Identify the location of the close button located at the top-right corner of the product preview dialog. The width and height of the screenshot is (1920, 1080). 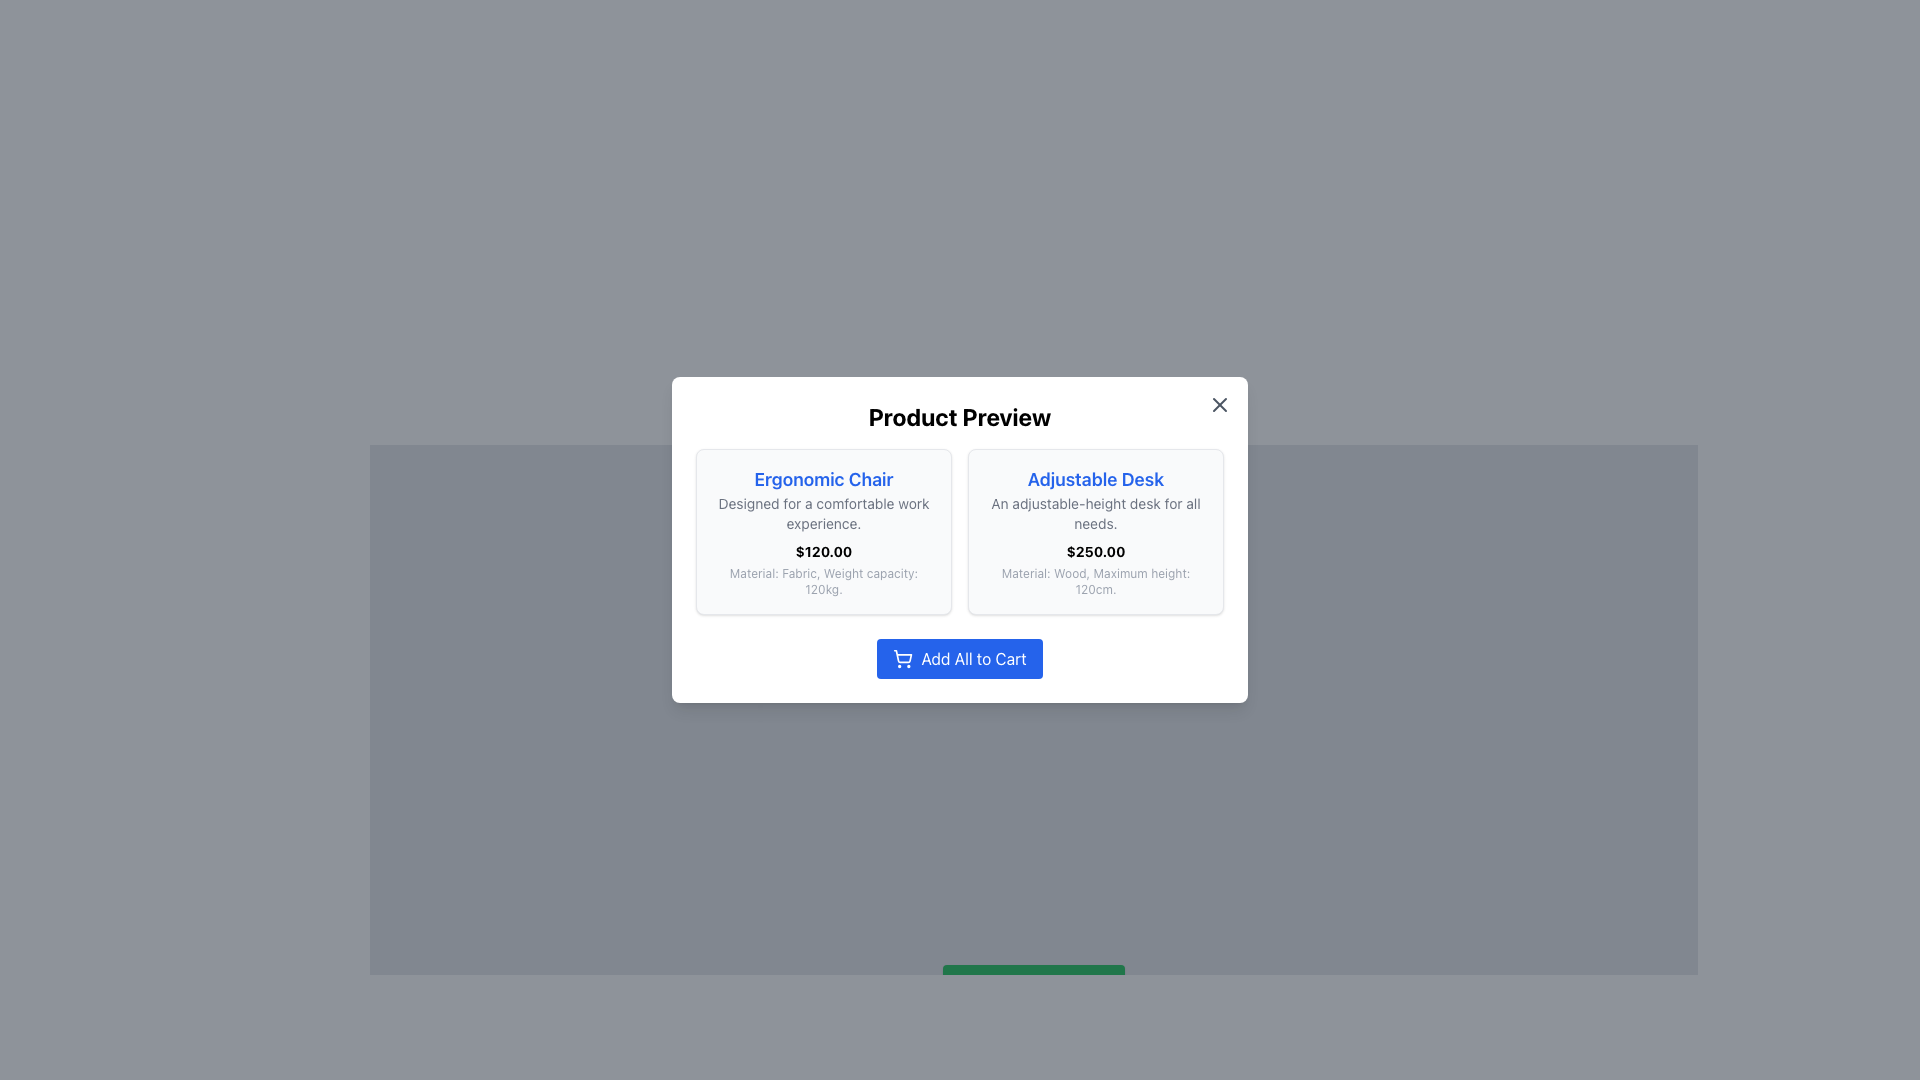
(1218, 405).